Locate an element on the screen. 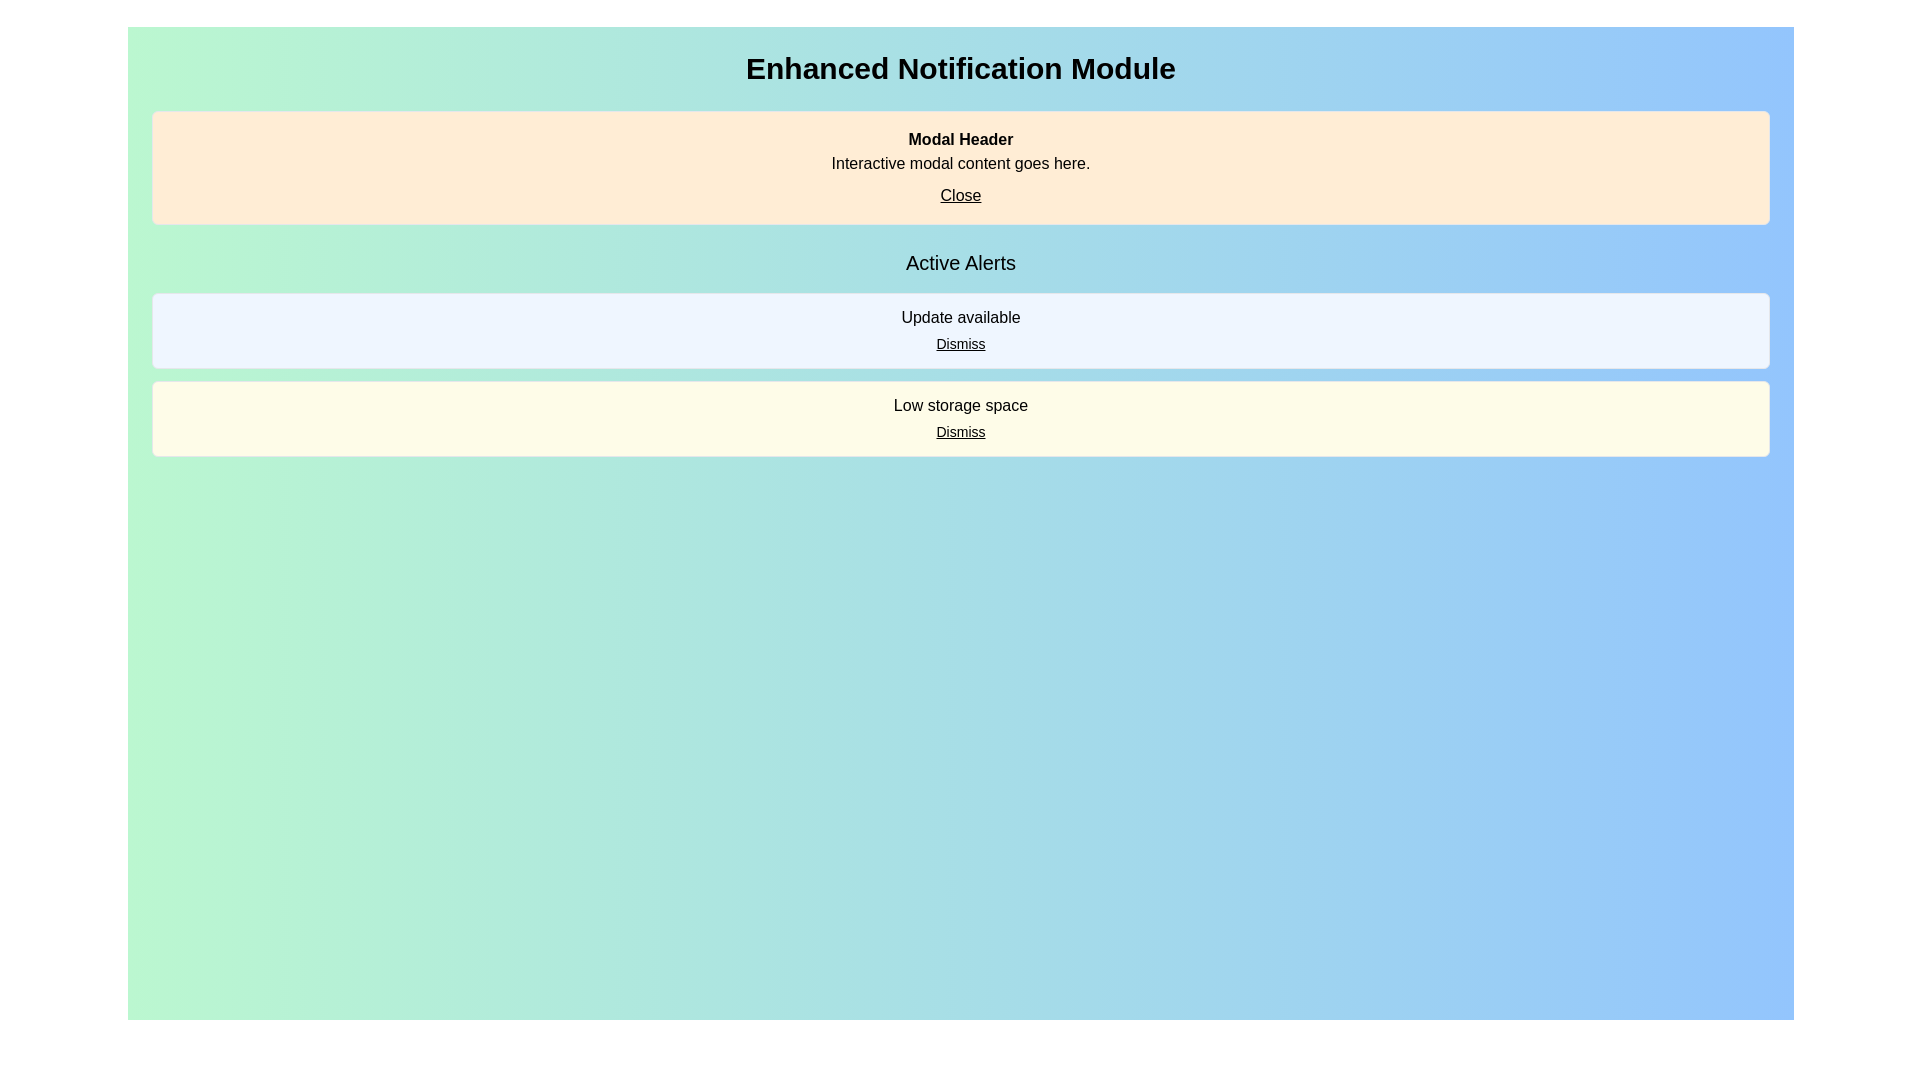 This screenshot has width=1920, height=1080. text from the 'Active Alerts' label, which is prominently displayed at the top center of the interface is located at coordinates (960, 261).